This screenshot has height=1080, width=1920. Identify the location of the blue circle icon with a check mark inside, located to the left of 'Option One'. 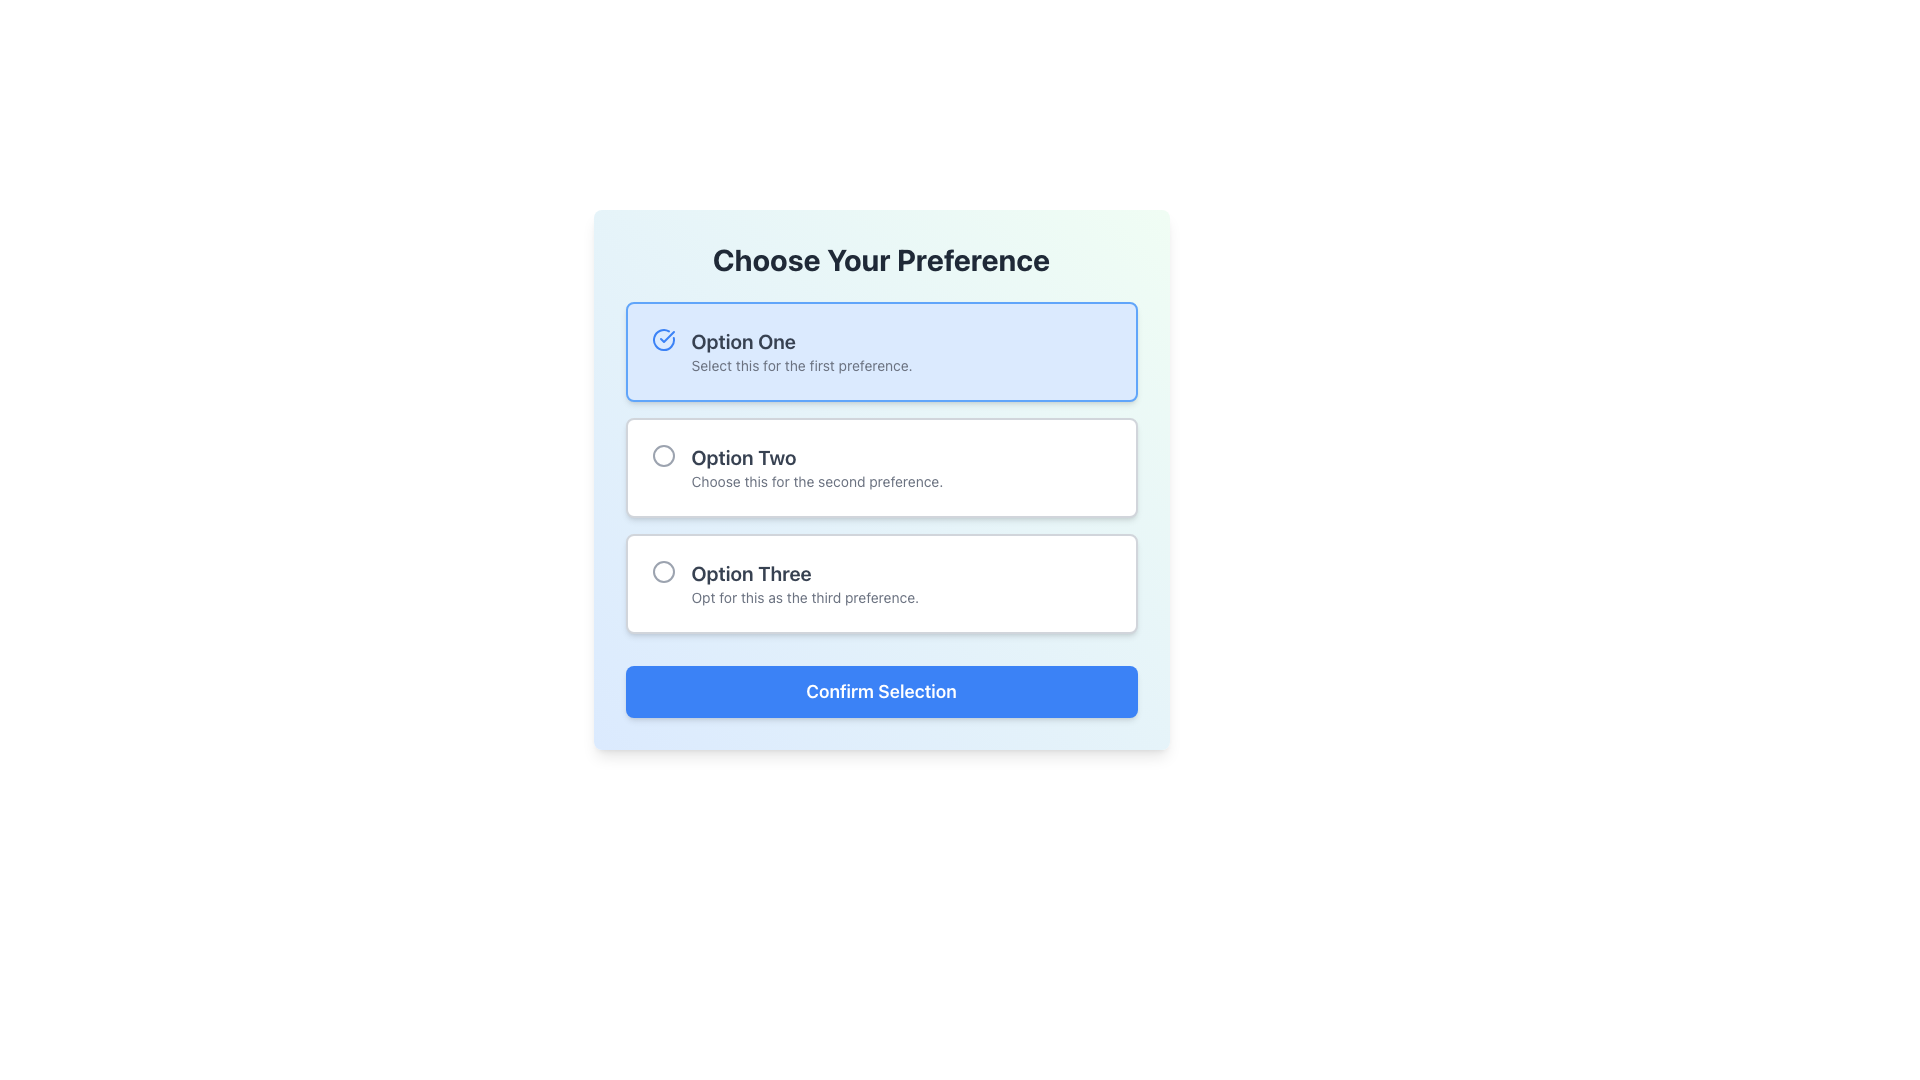
(663, 338).